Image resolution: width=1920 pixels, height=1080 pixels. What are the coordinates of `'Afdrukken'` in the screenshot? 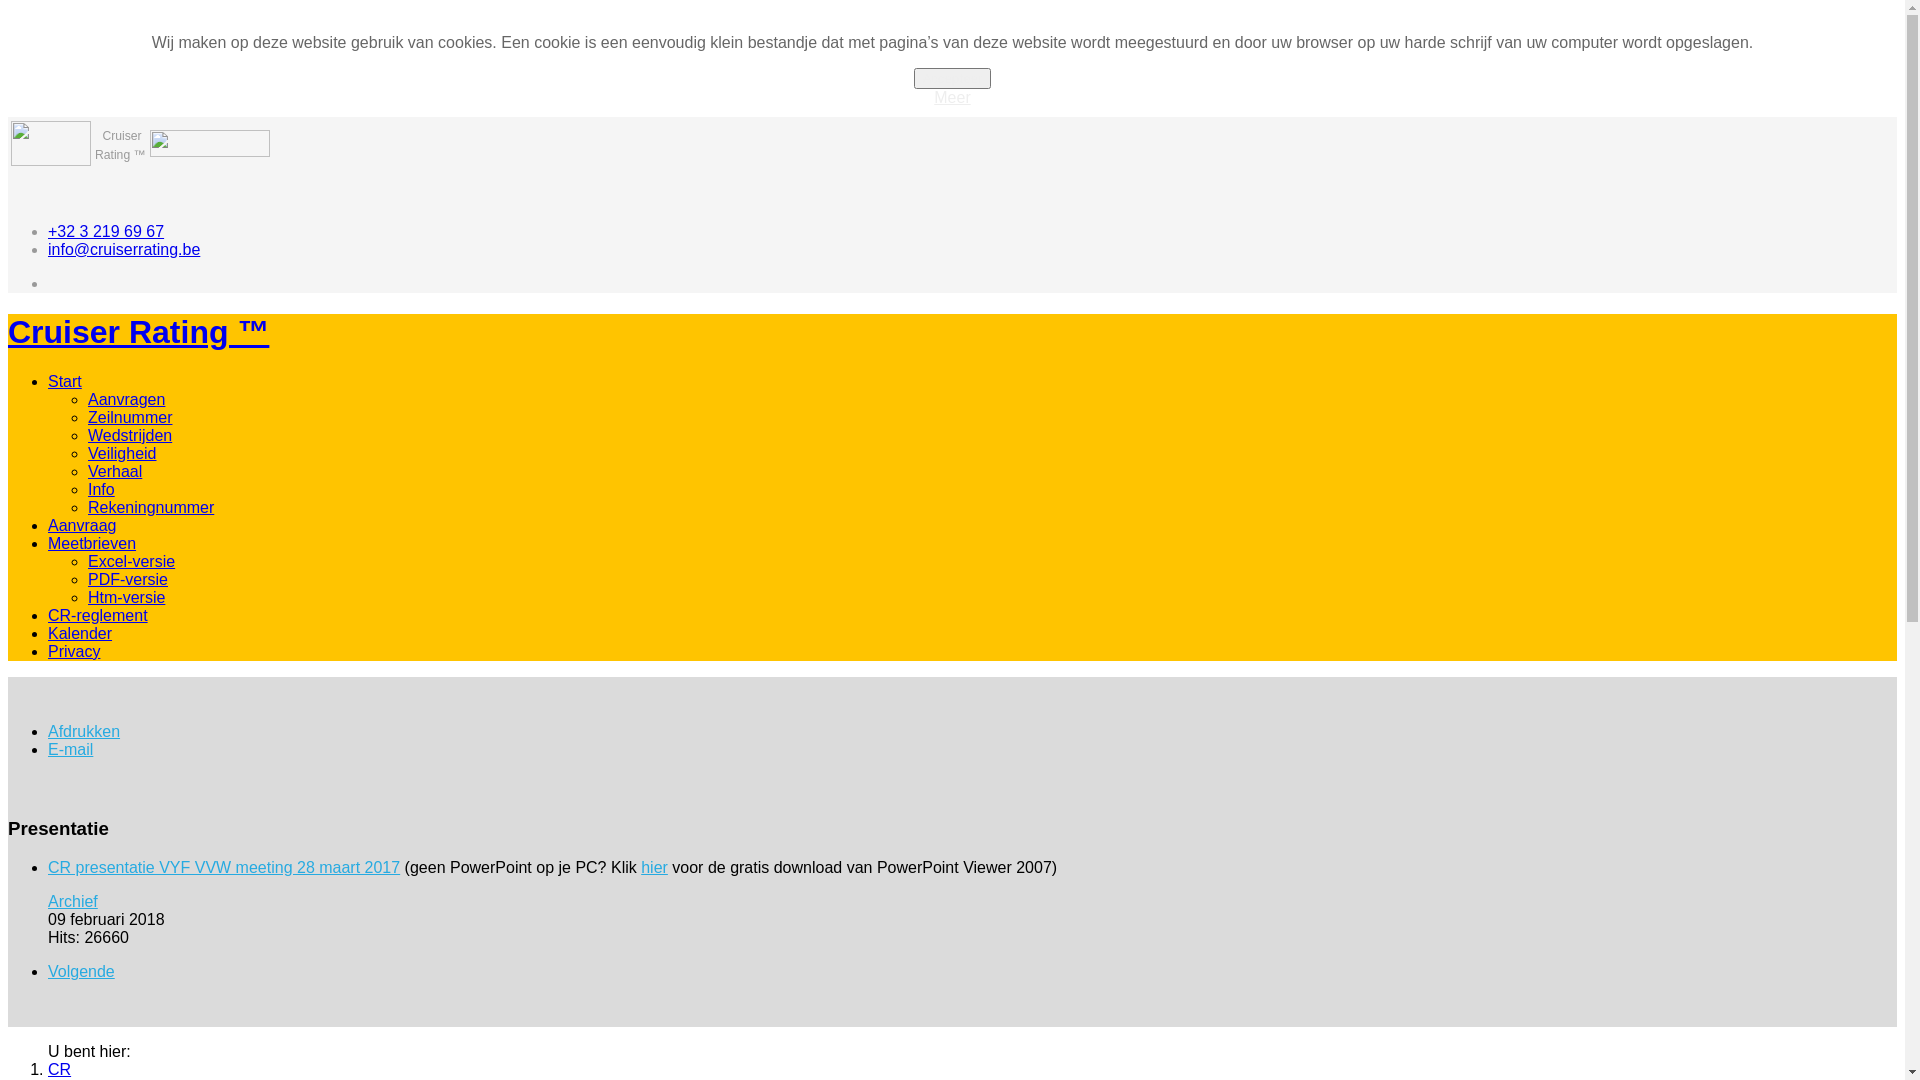 It's located at (82, 731).